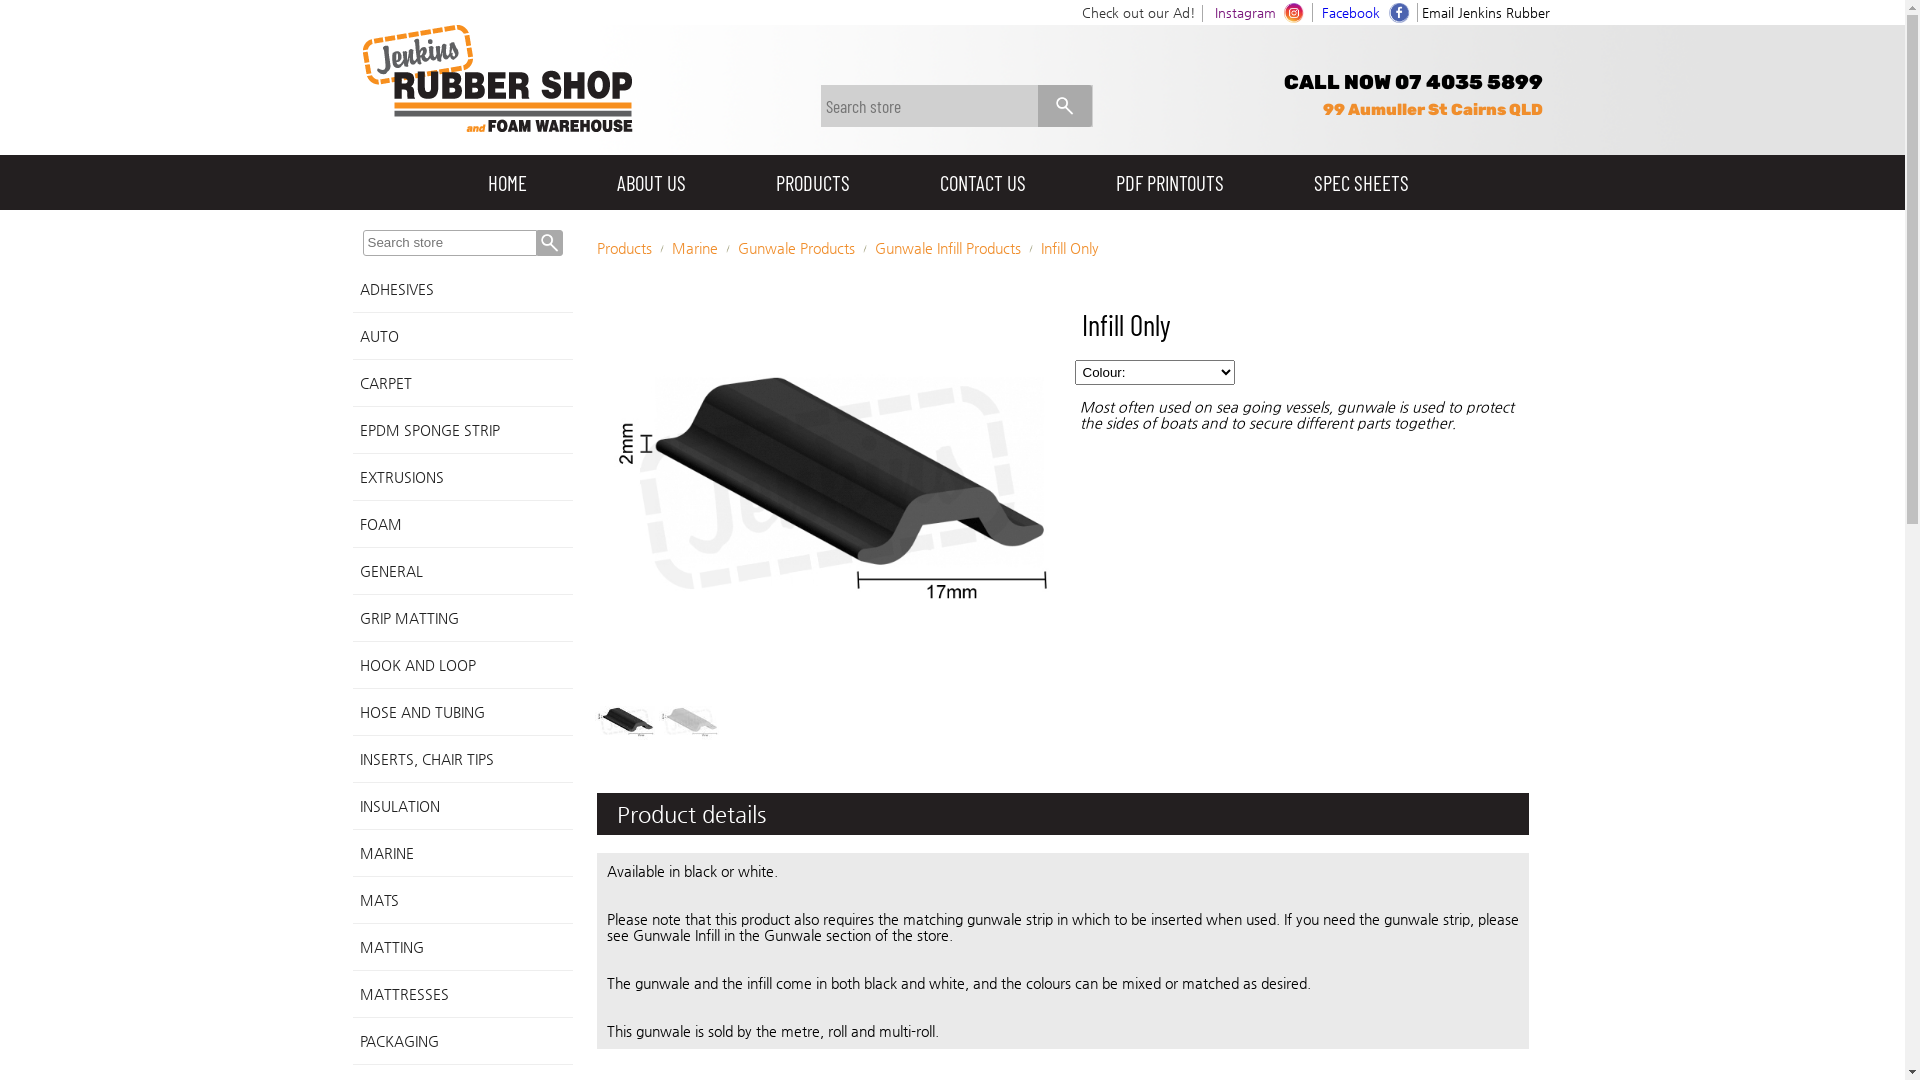 This screenshot has width=1920, height=1080. Describe the element at coordinates (460, 335) in the screenshot. I see `'AUTO'` at that location.